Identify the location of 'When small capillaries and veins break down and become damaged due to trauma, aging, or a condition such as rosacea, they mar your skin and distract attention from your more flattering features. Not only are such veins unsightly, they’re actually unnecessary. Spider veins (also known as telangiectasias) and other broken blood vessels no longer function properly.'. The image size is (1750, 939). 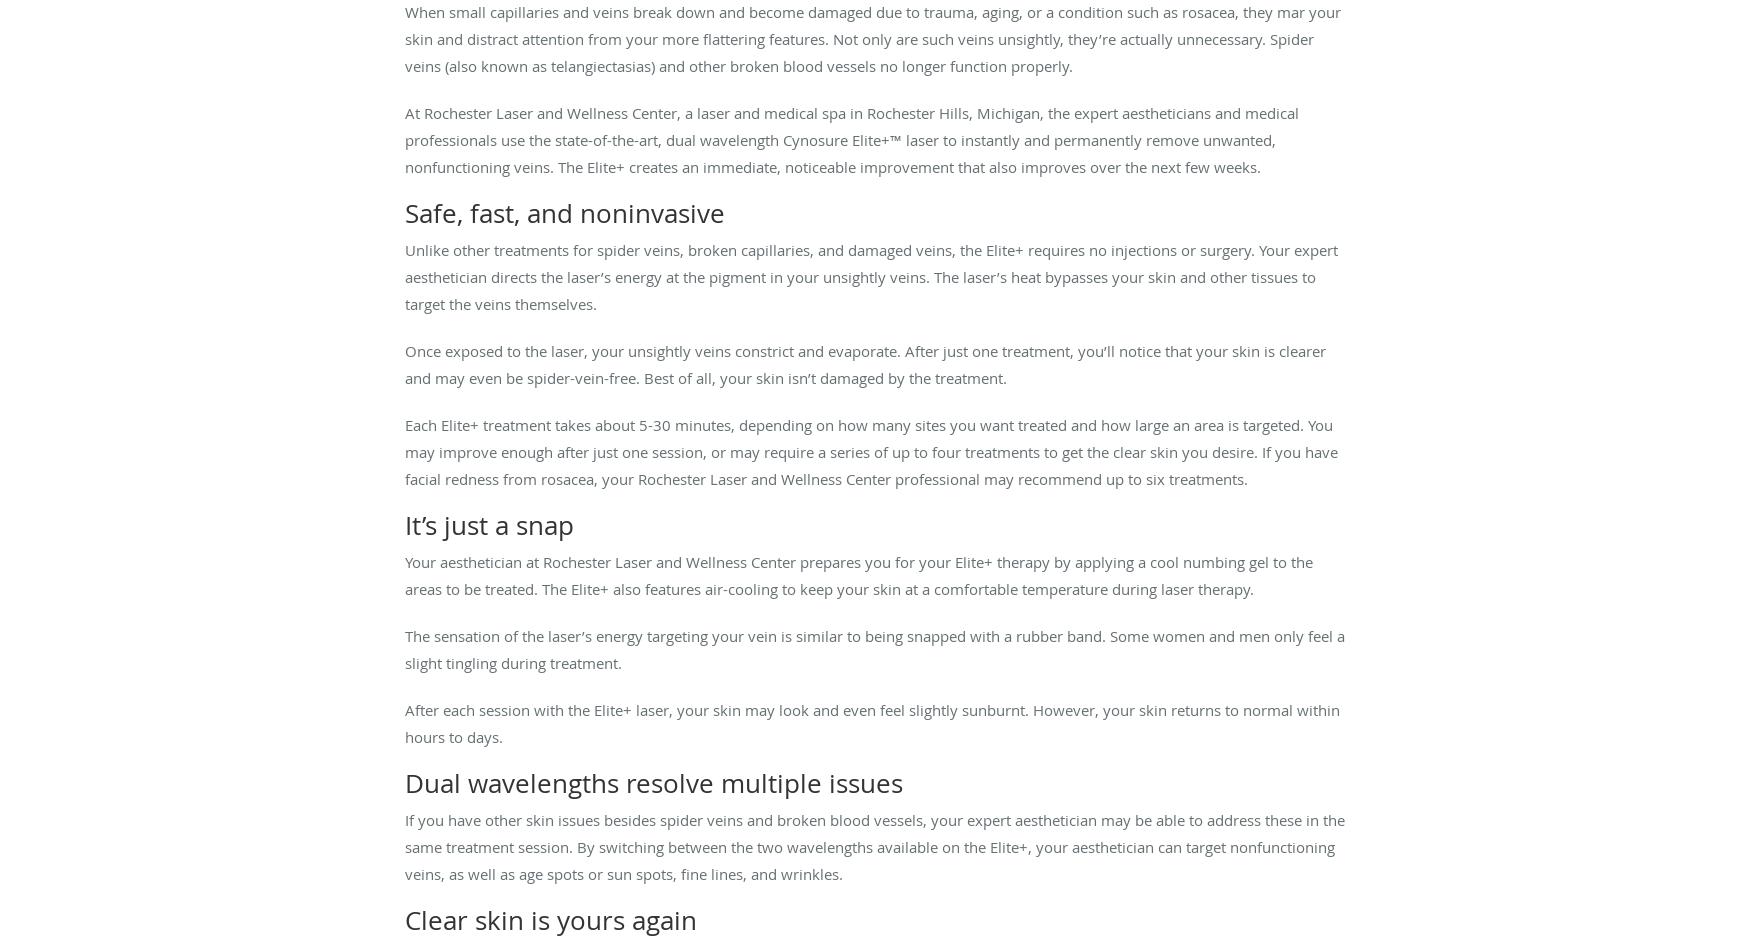
(403, 37).